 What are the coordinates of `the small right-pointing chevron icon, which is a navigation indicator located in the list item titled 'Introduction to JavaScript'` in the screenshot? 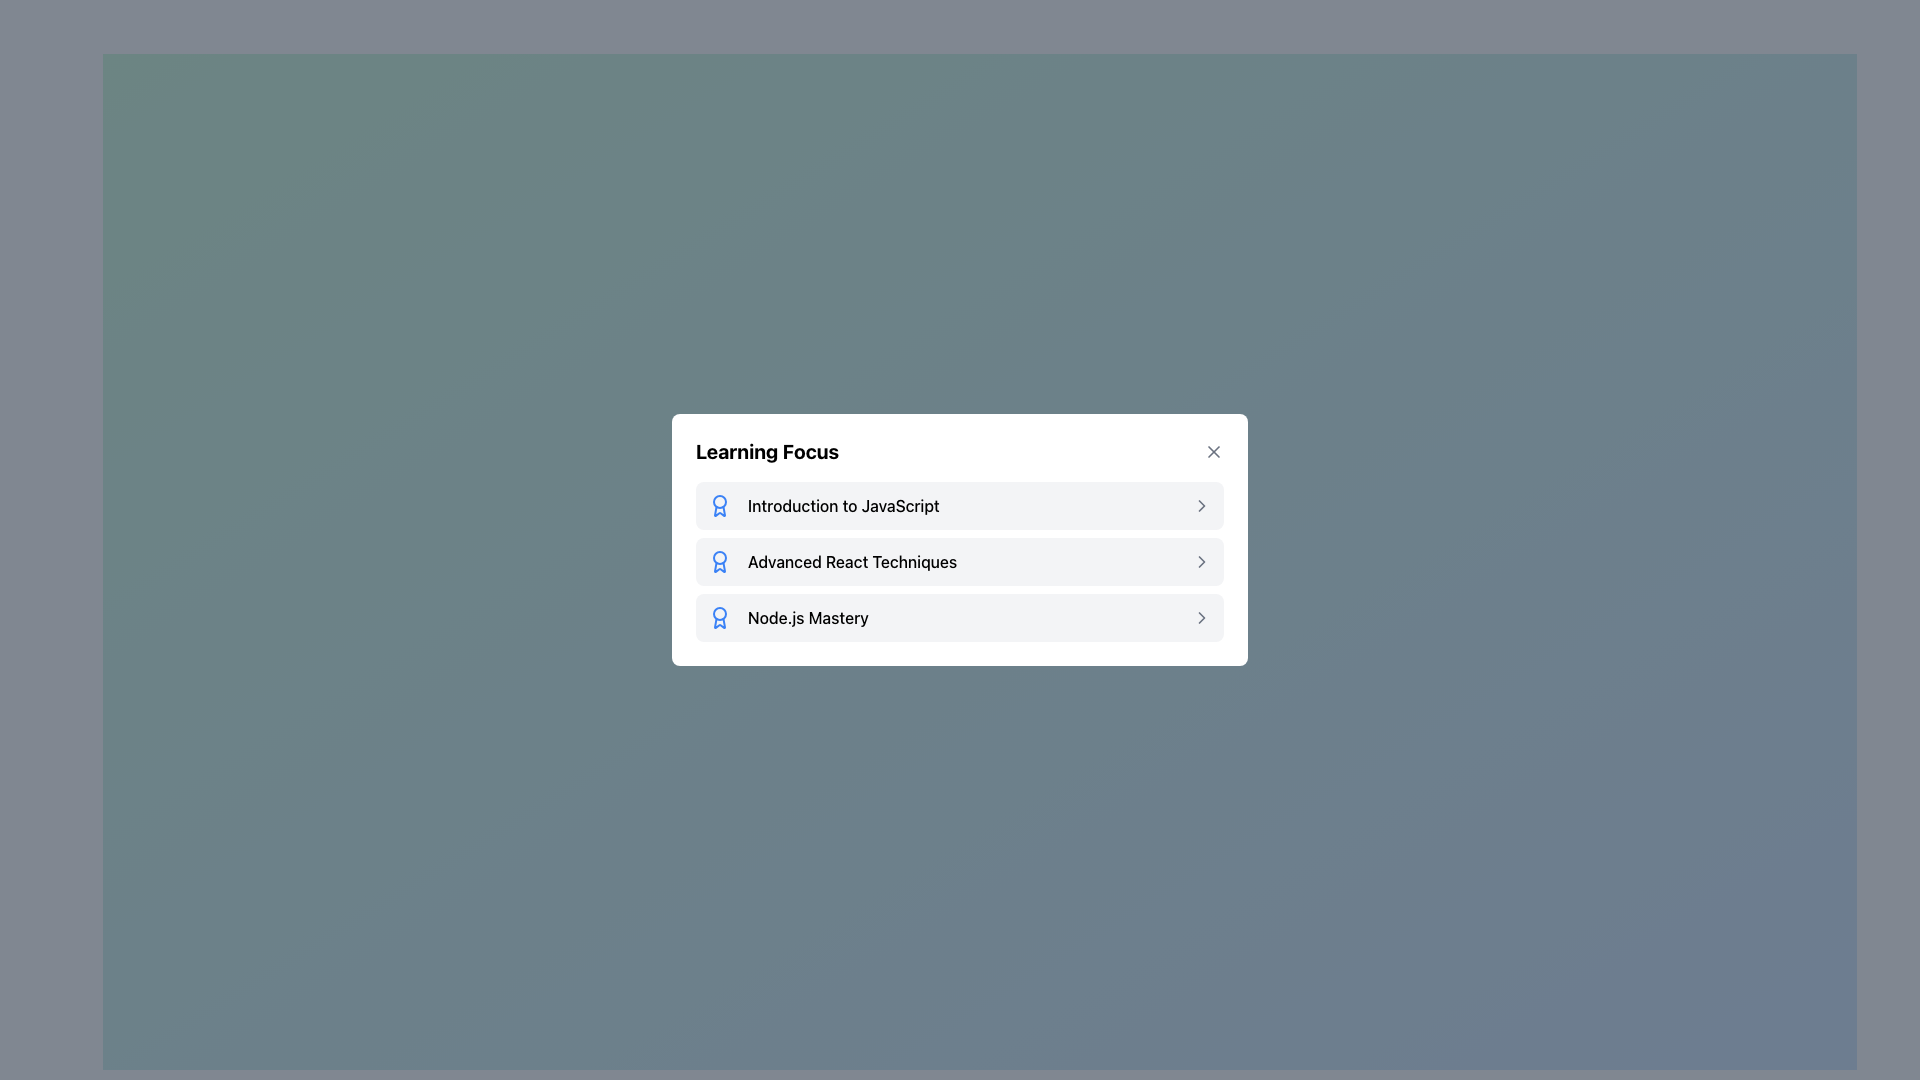 It's located at (1200, 504).